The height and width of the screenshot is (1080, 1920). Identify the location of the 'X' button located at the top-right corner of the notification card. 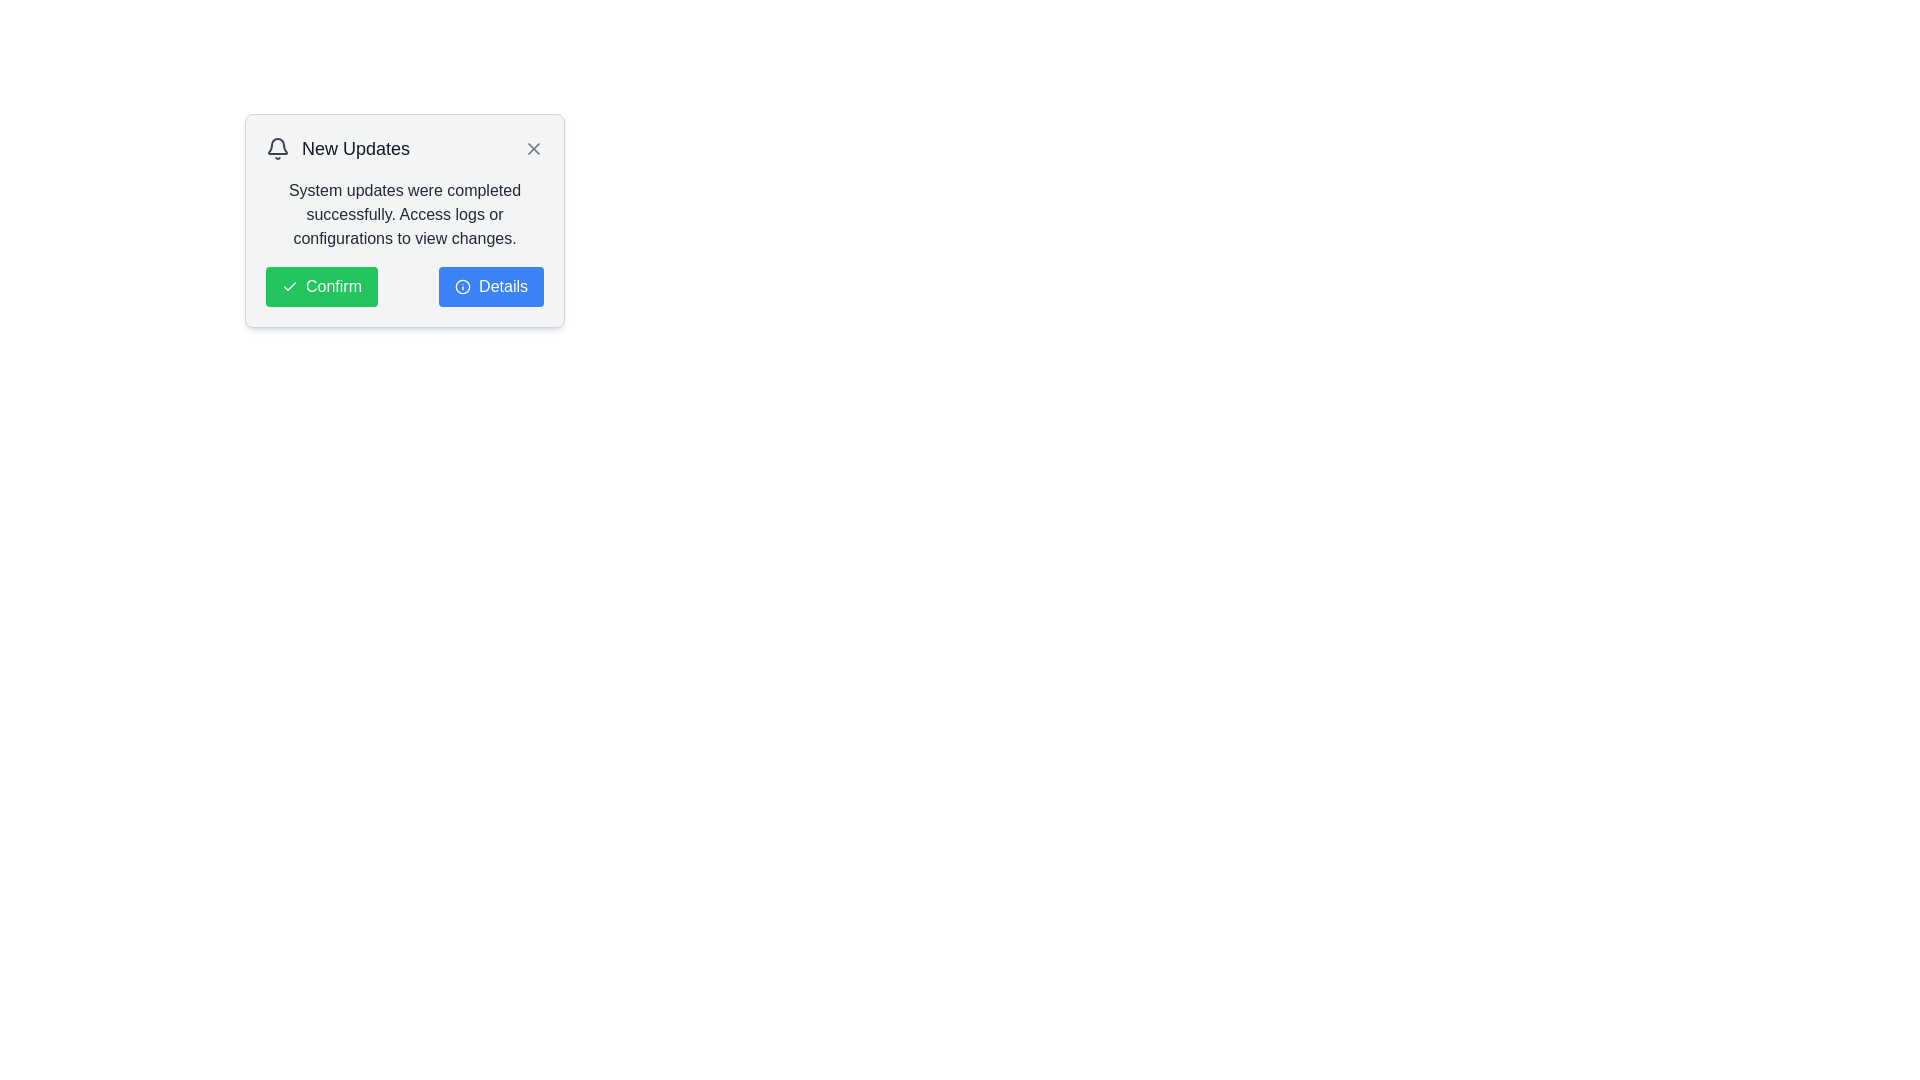
(533, 148).